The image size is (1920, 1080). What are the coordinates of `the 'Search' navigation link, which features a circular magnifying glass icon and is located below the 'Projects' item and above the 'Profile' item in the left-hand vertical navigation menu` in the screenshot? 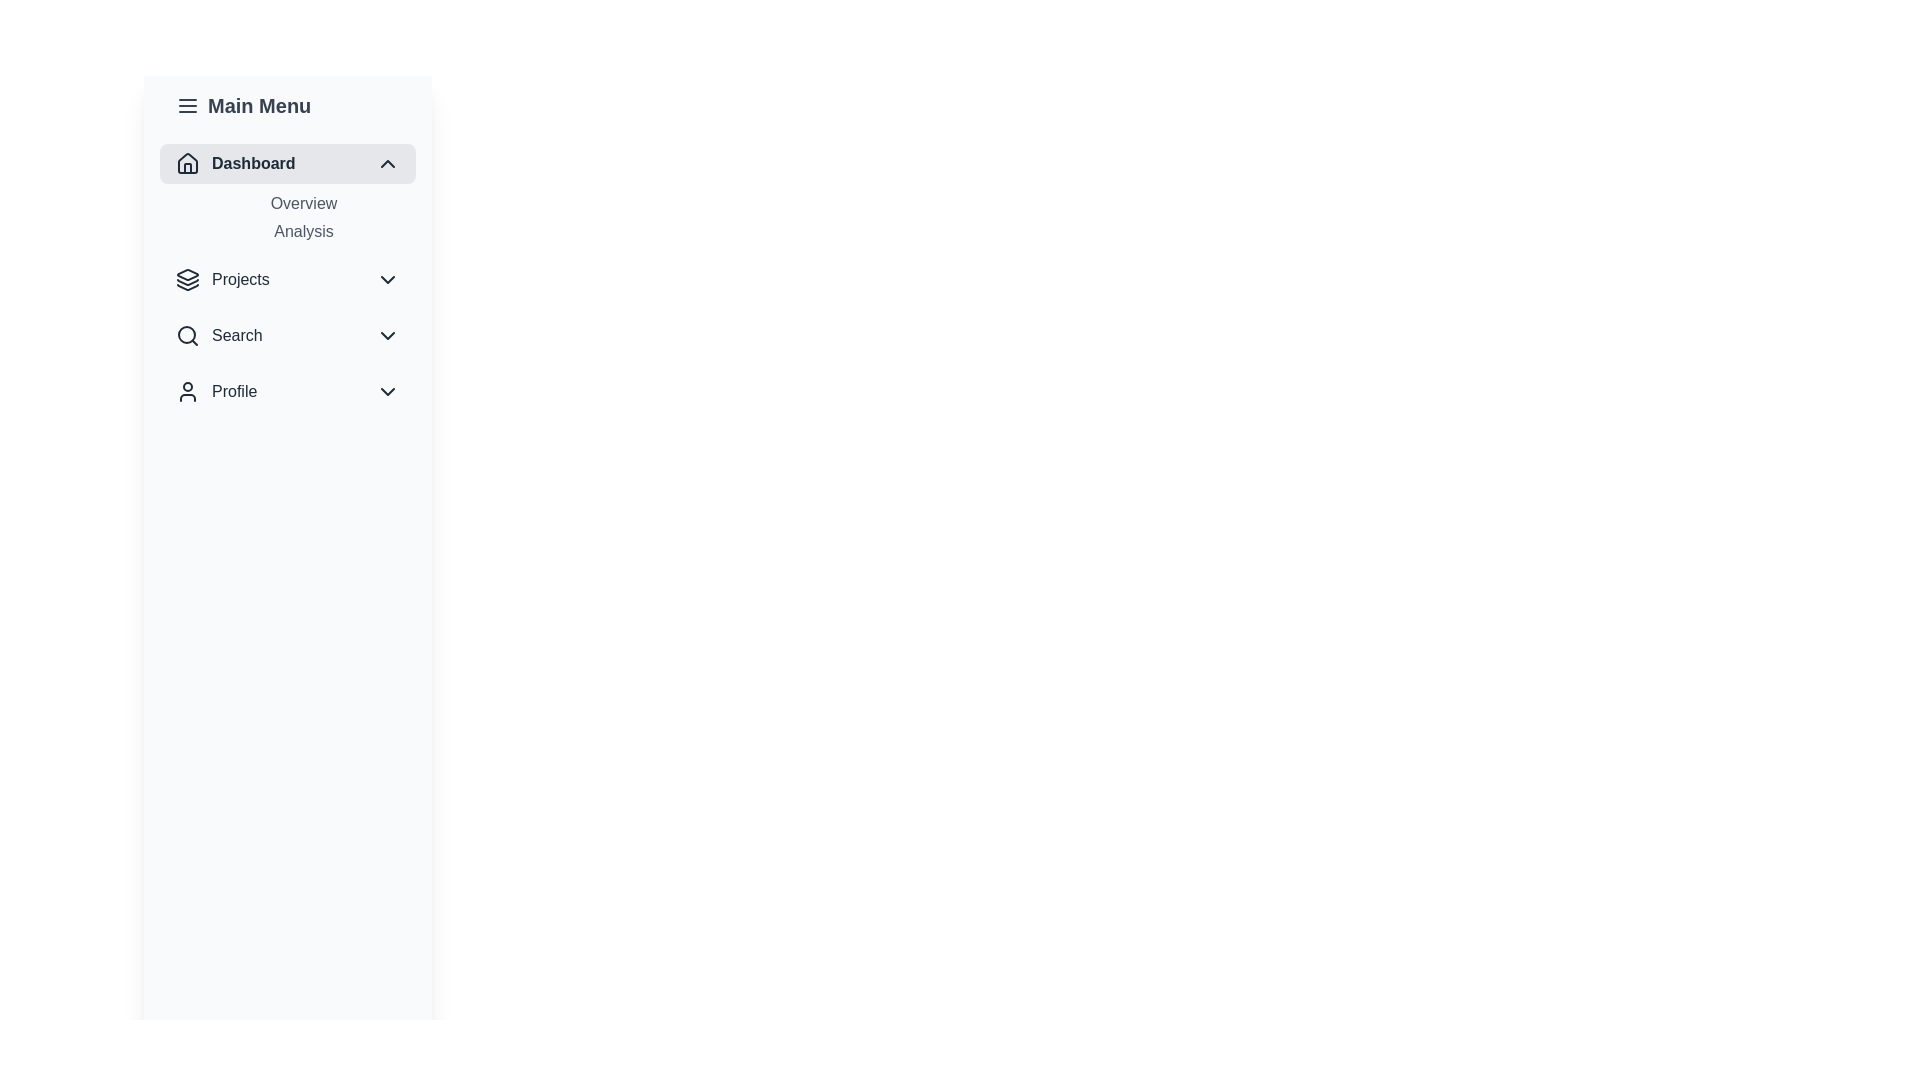 It's located at (219, 334).